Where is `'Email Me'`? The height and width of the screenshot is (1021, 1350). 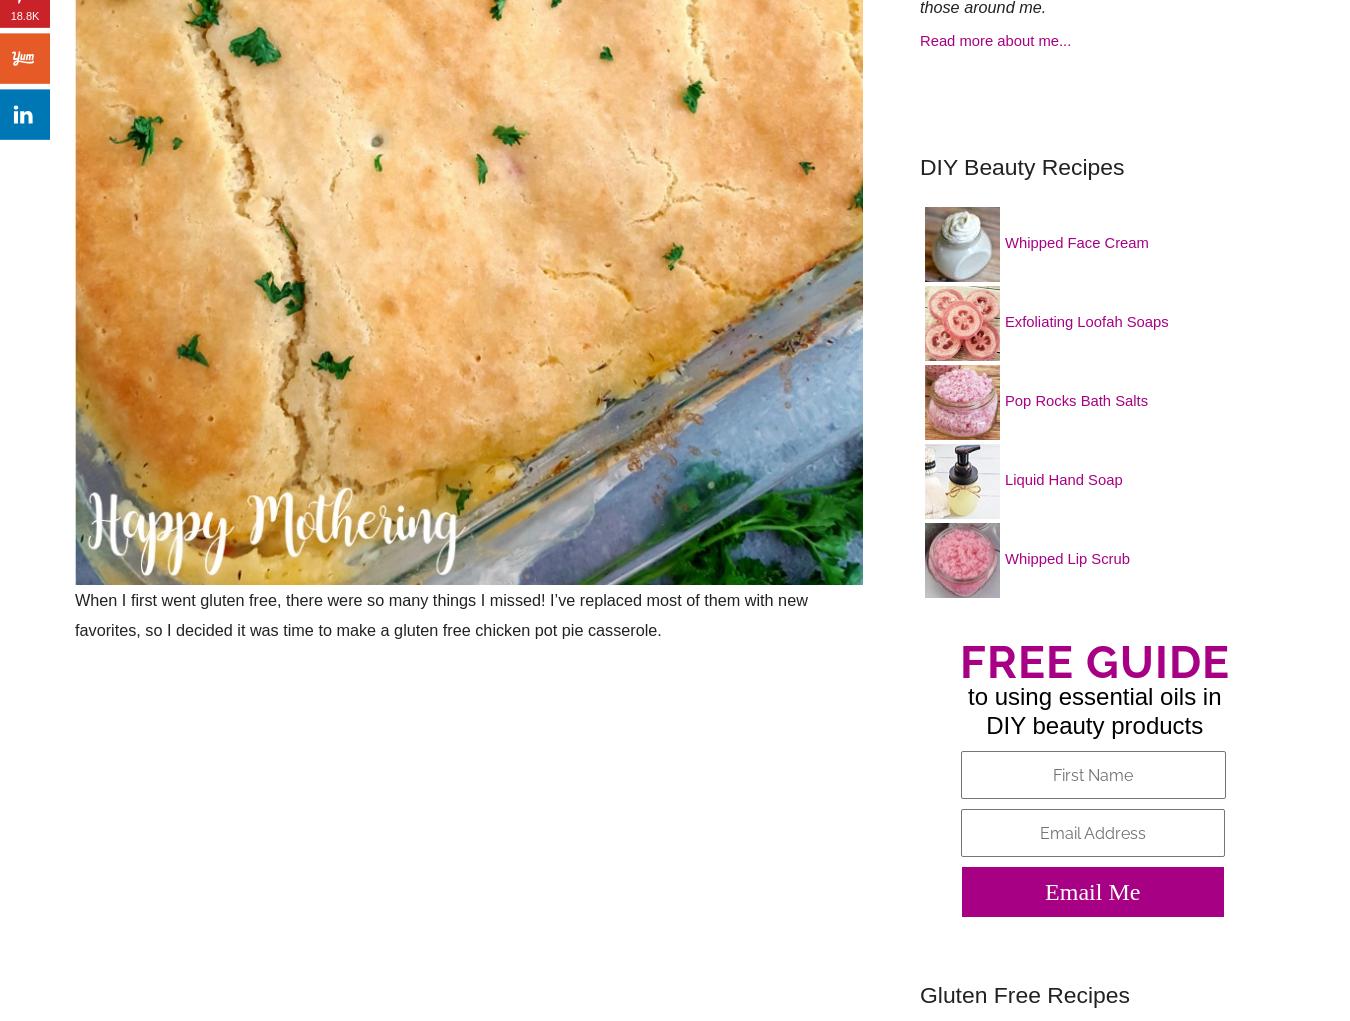 'Email Me' is located at coordinates (1092, 891).